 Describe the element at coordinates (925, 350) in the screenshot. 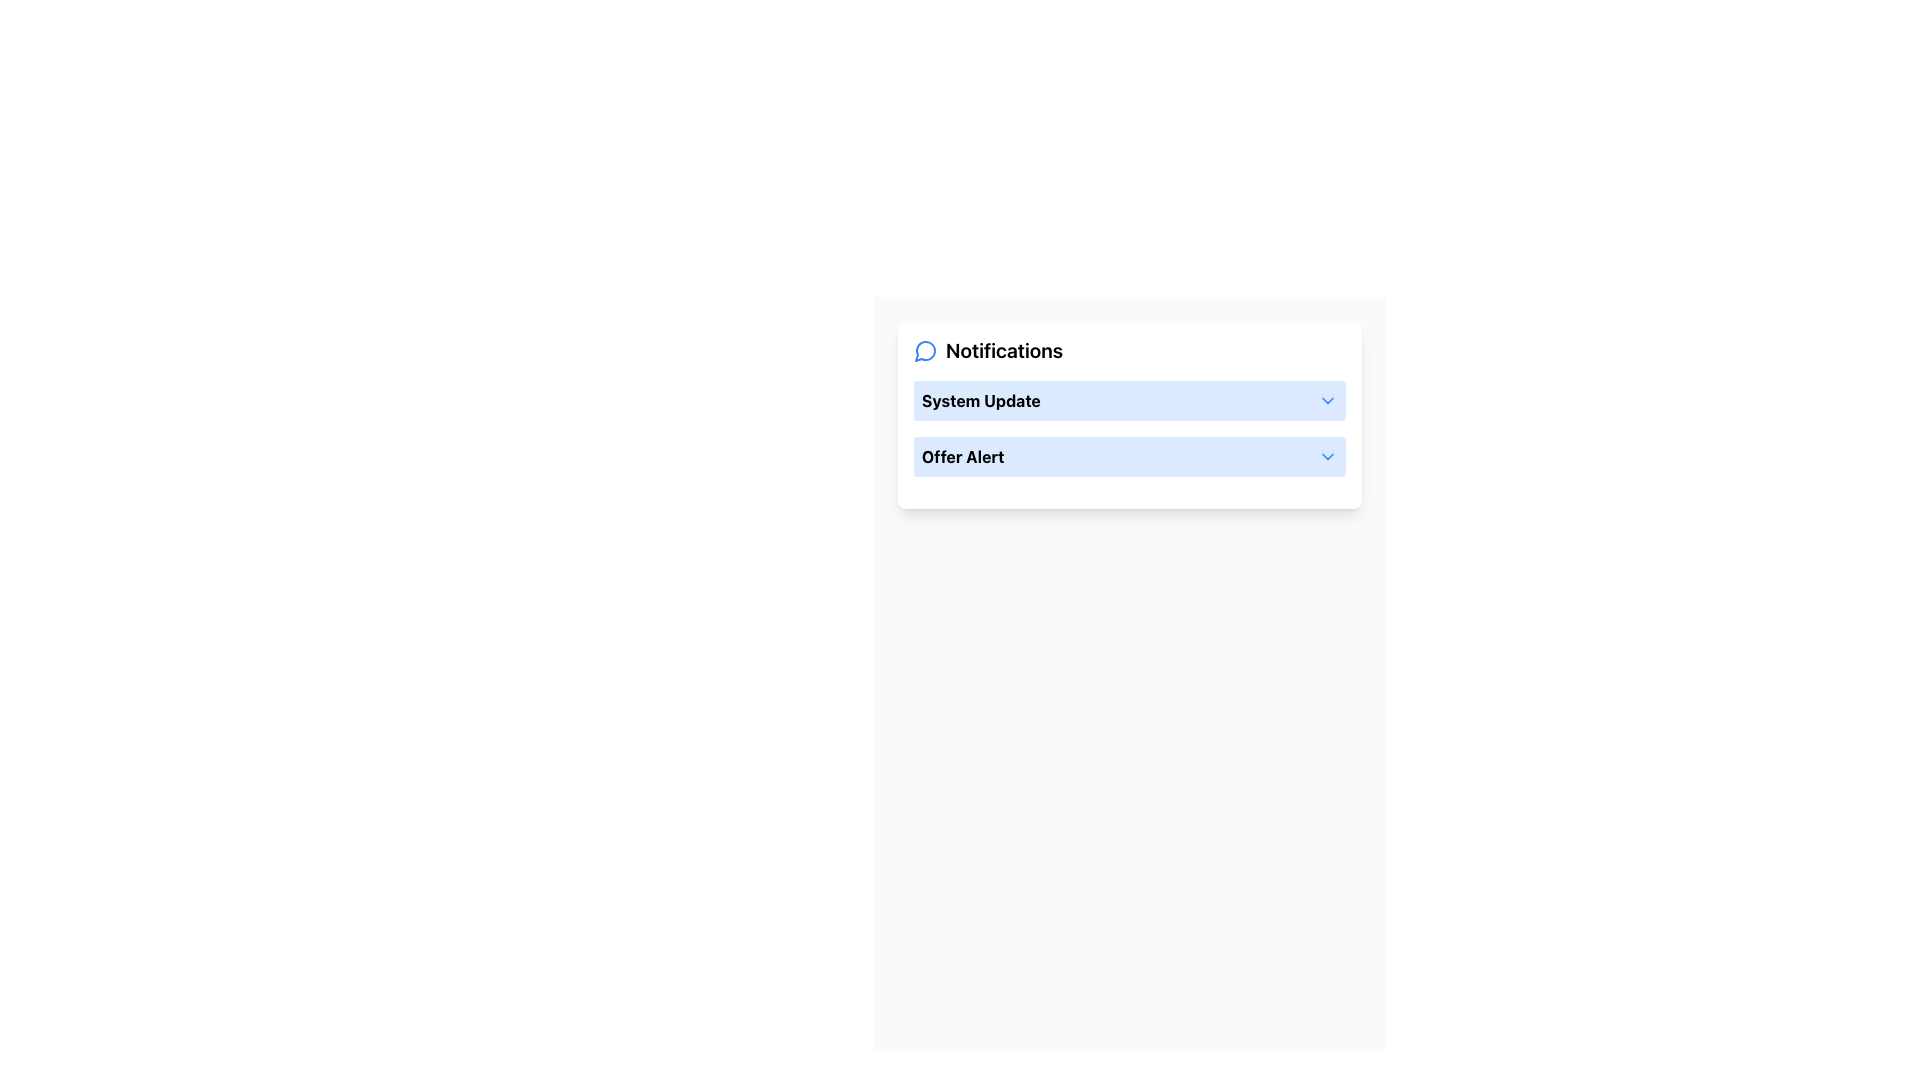

I see `the small blue message bubble icon located to the left of the 'Notifications' text in the notifications section header` at that location.